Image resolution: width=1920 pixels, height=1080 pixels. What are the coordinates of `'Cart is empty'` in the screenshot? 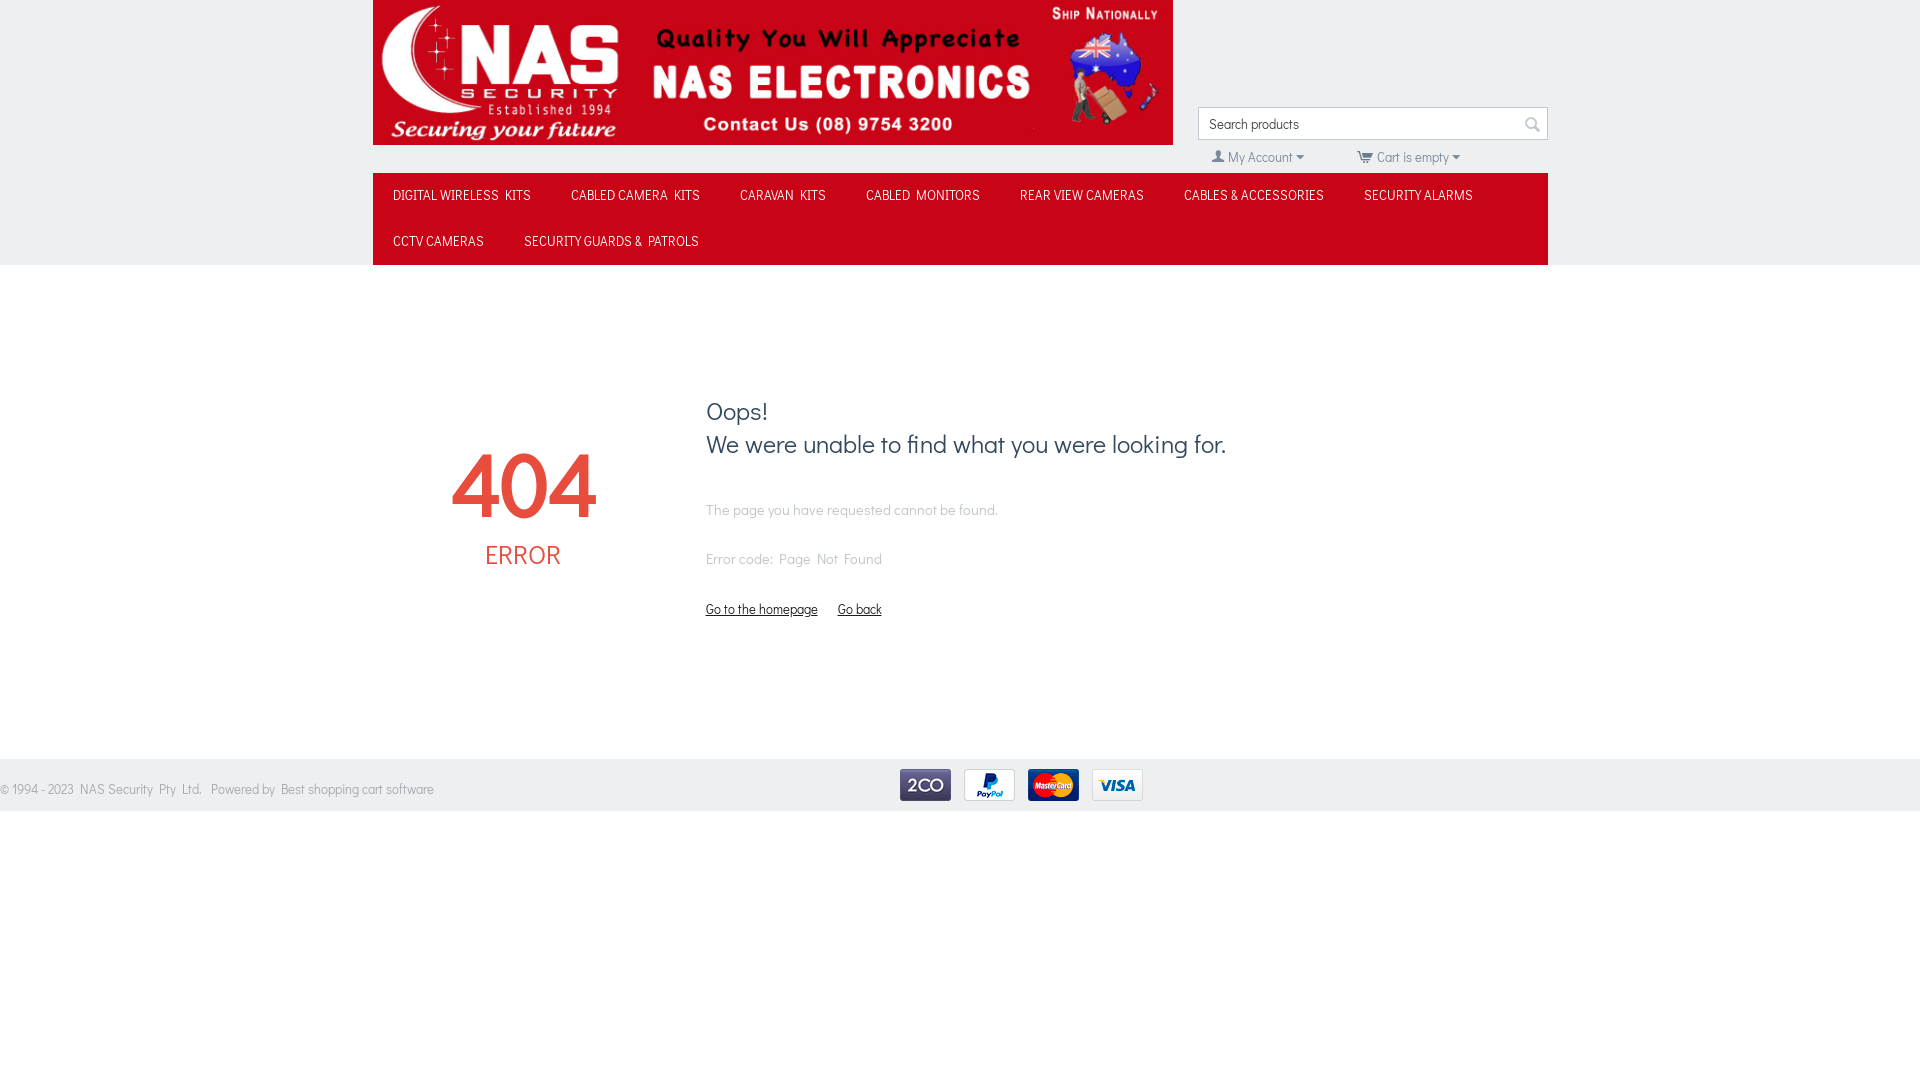 It's located at (1406, 155).